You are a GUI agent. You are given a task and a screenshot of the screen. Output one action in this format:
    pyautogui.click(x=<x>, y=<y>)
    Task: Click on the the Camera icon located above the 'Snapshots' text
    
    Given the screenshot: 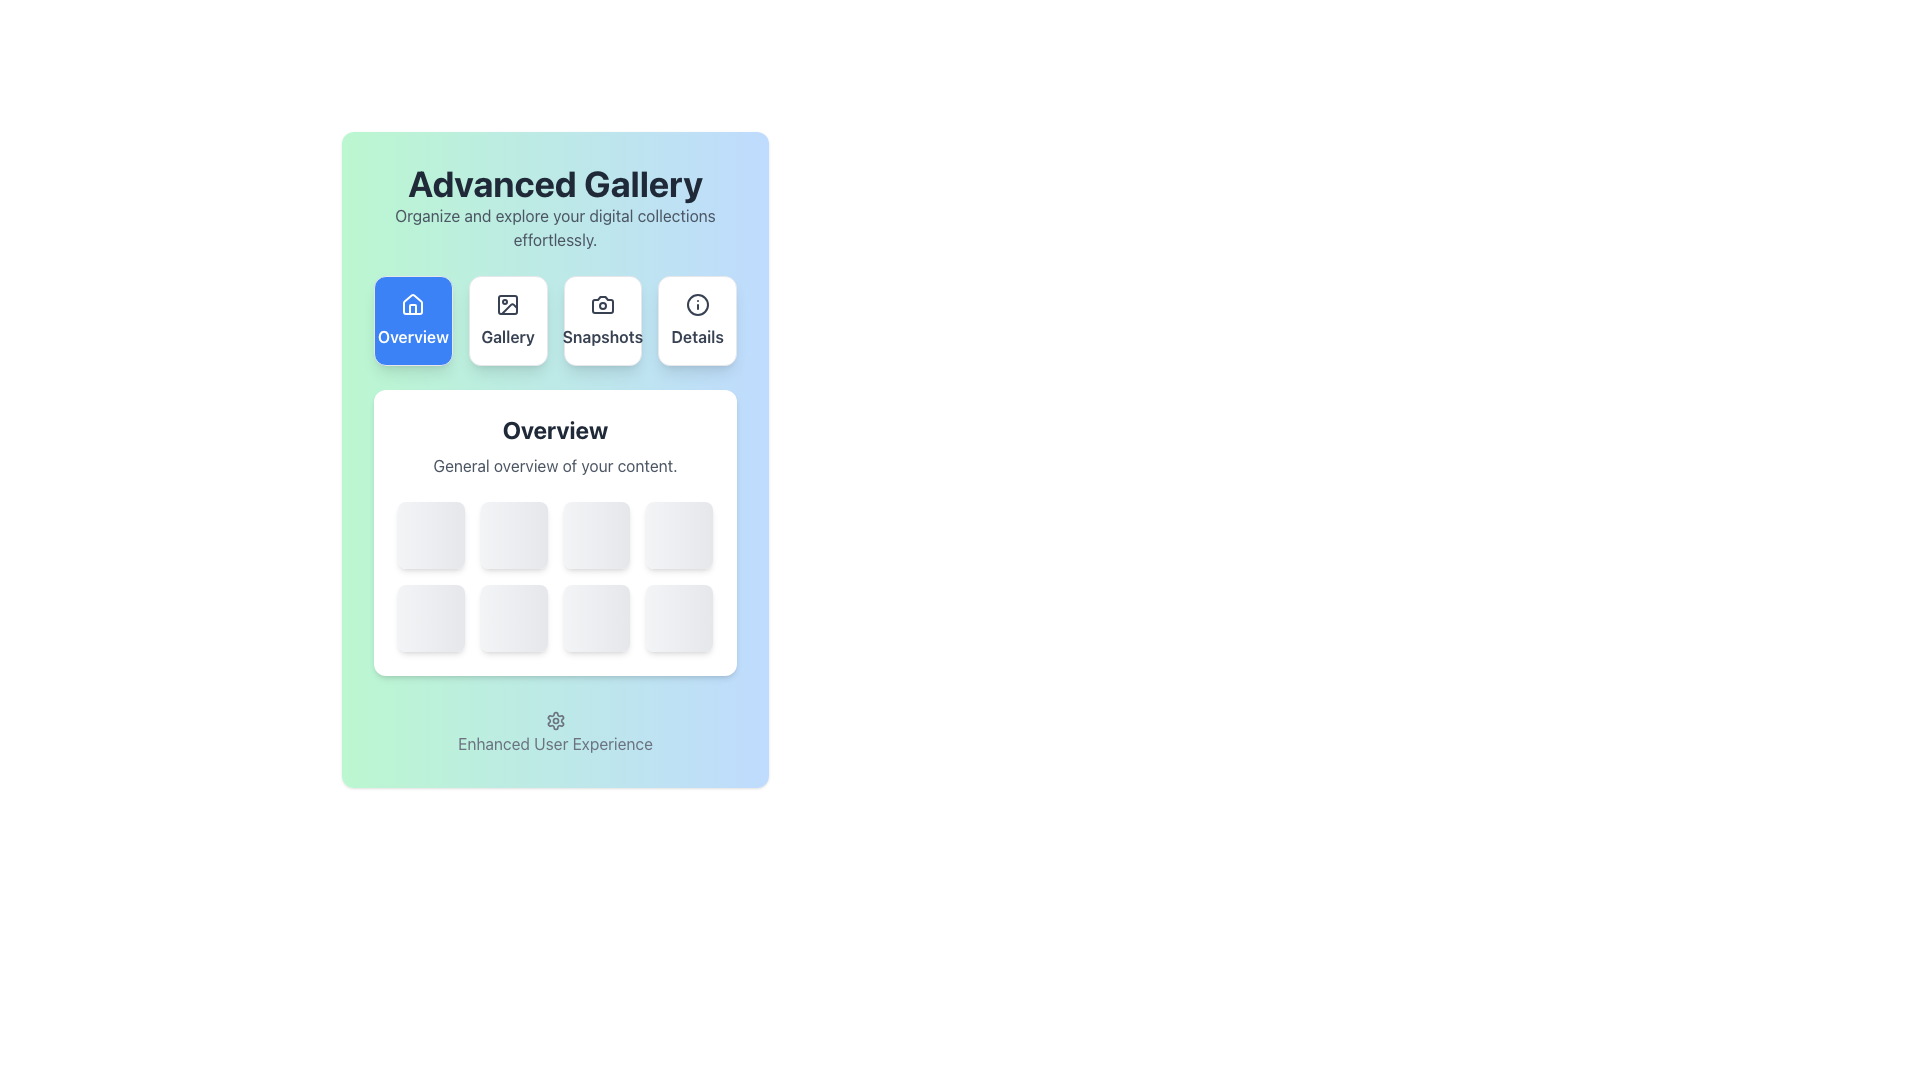 What is the action you would take?
    pyautogui.click(x=601, y=304)
    